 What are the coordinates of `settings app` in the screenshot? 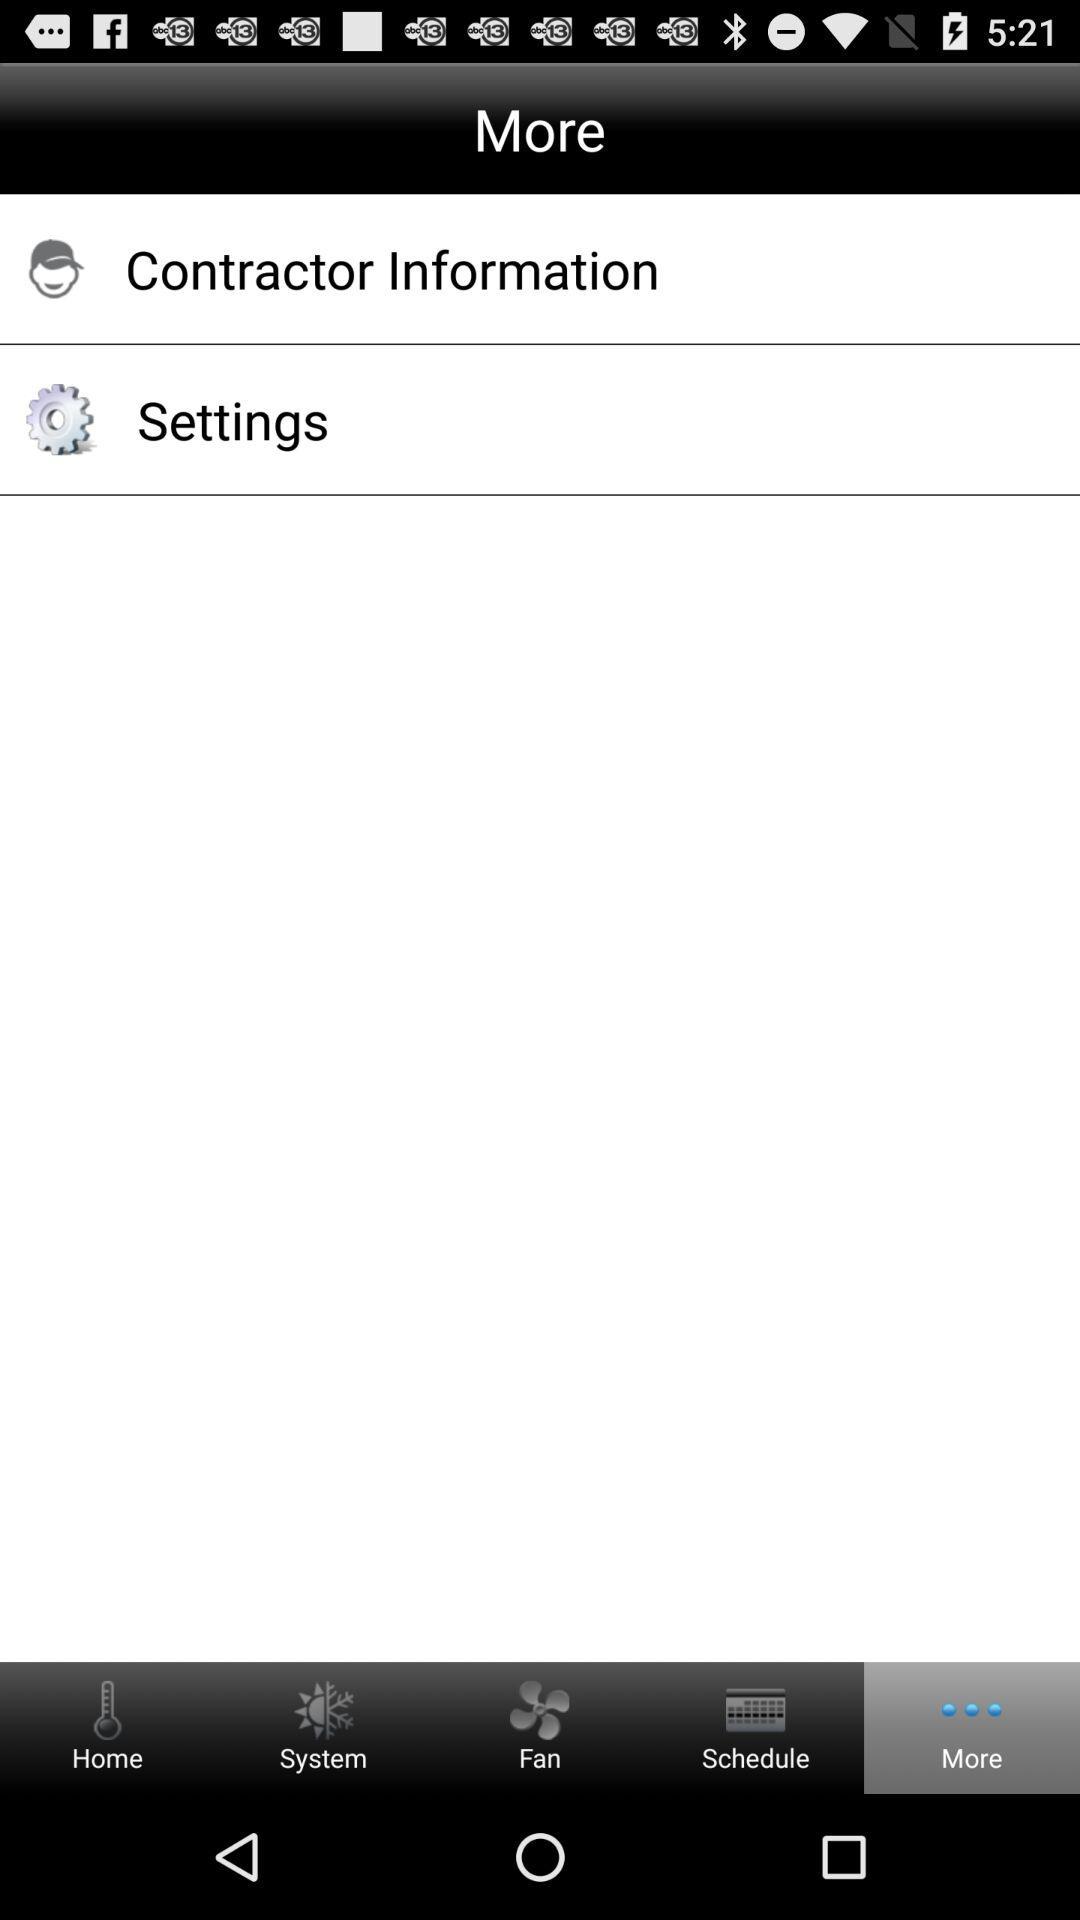 It's located at (582, 418).